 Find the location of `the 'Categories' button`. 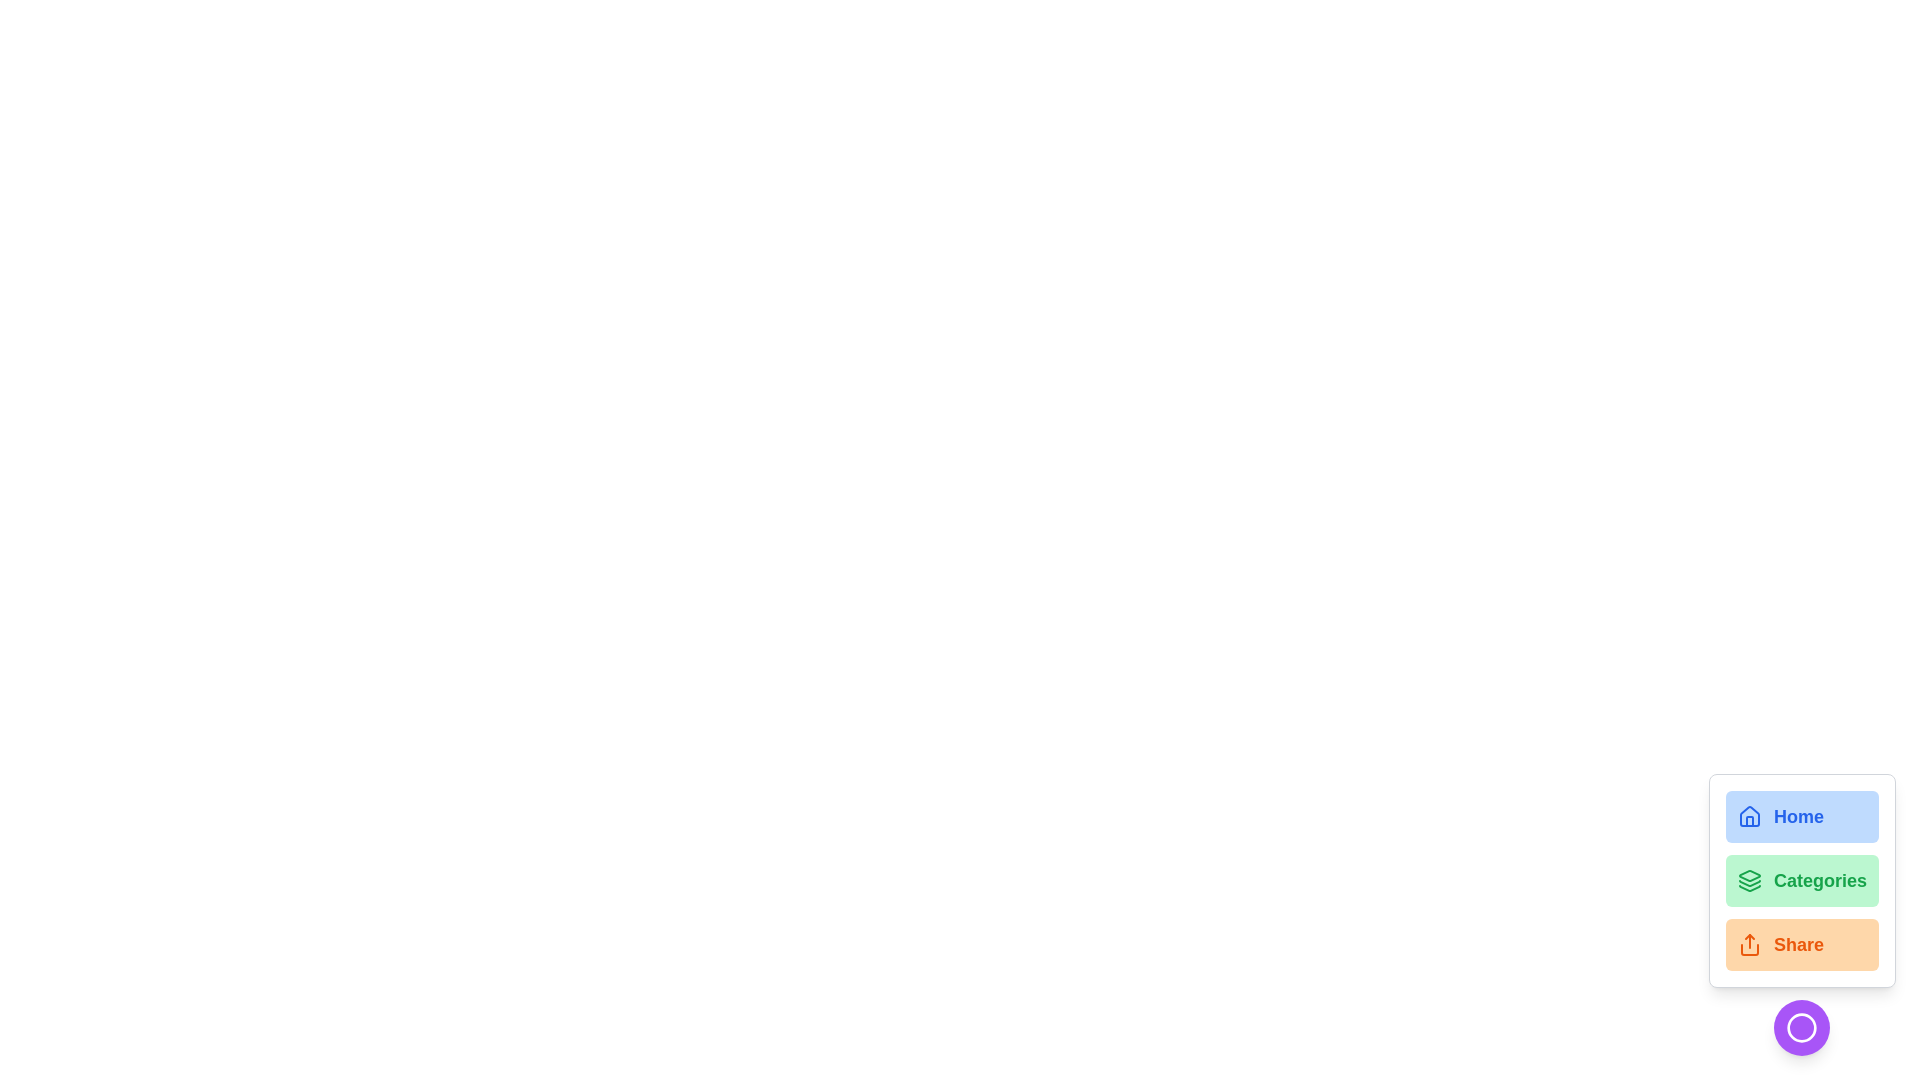

the 'Categories' button is located at coordinates (1801, 879).